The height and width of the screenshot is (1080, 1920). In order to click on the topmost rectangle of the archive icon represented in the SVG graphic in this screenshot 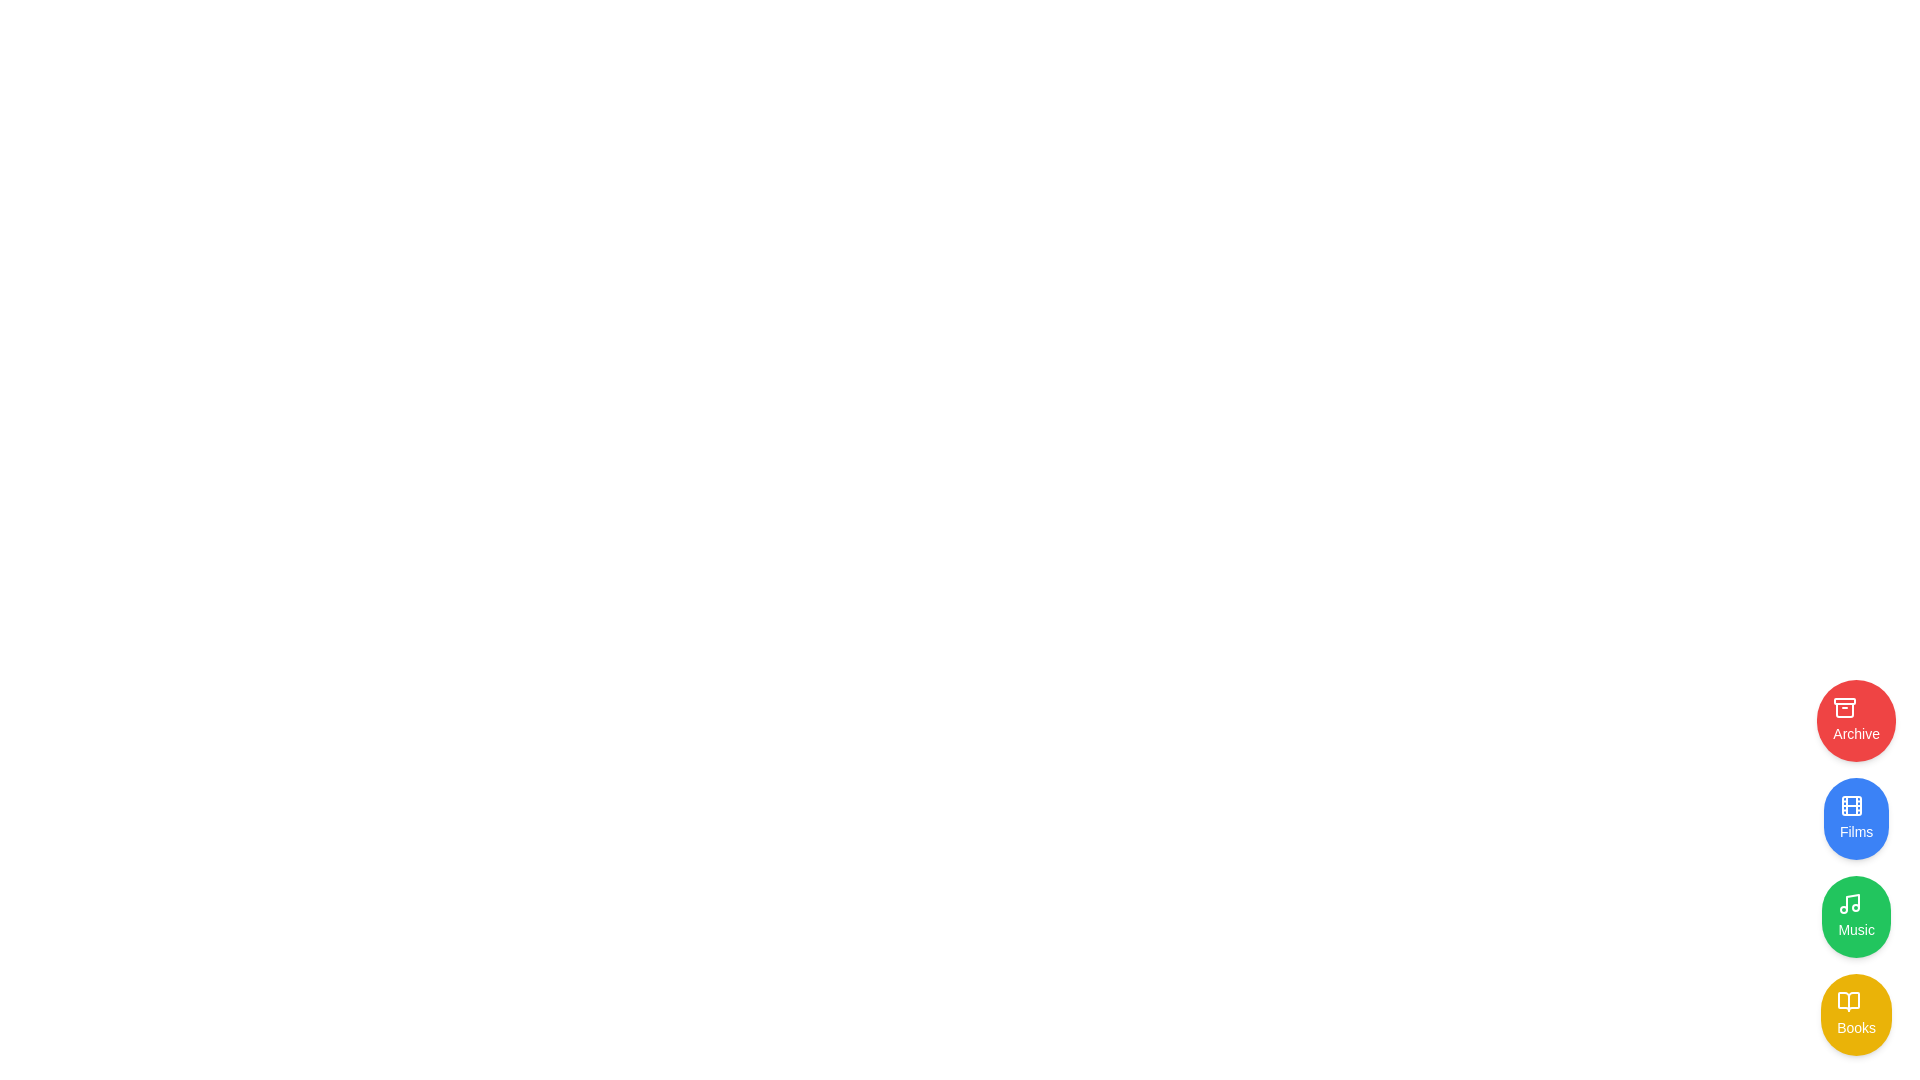, I will do `click(1844, 700)`.